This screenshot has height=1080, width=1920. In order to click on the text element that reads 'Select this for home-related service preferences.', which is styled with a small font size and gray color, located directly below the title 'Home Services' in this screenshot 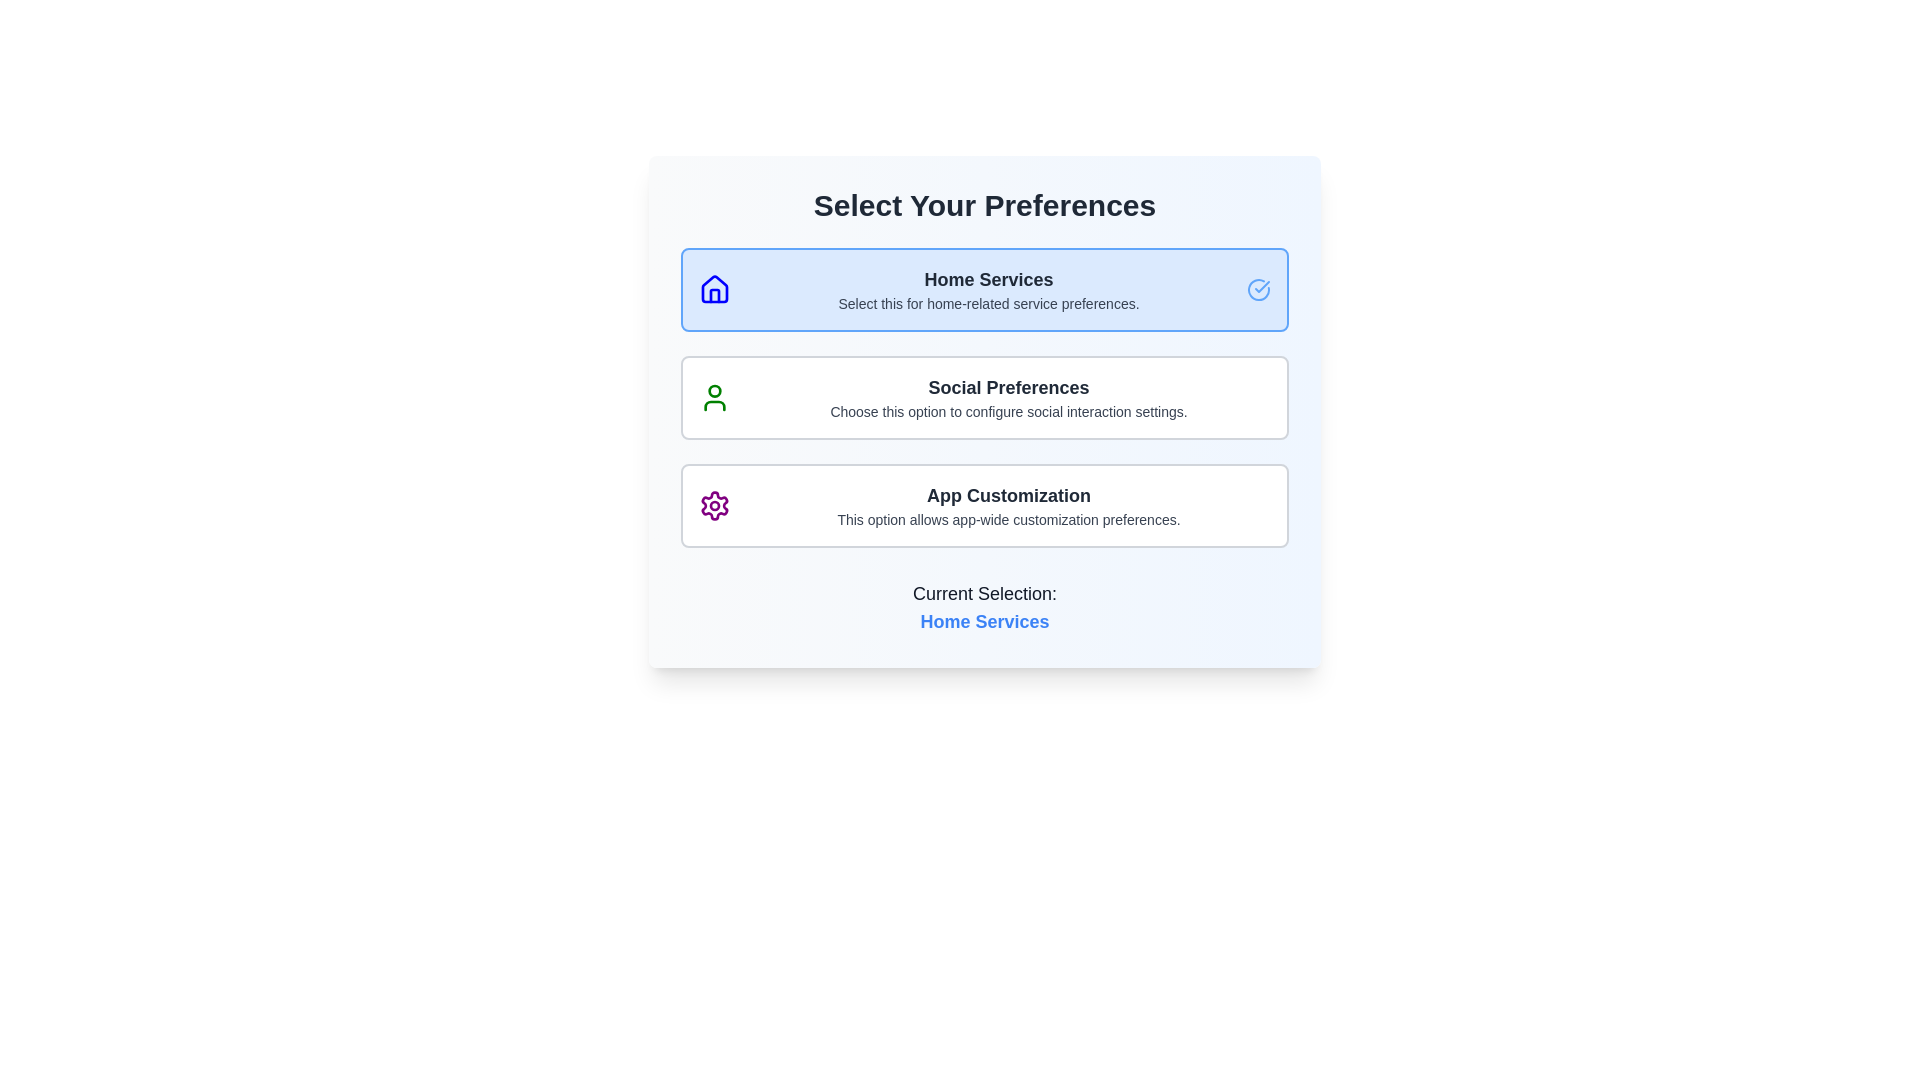, I will do `click(988, 304)`.